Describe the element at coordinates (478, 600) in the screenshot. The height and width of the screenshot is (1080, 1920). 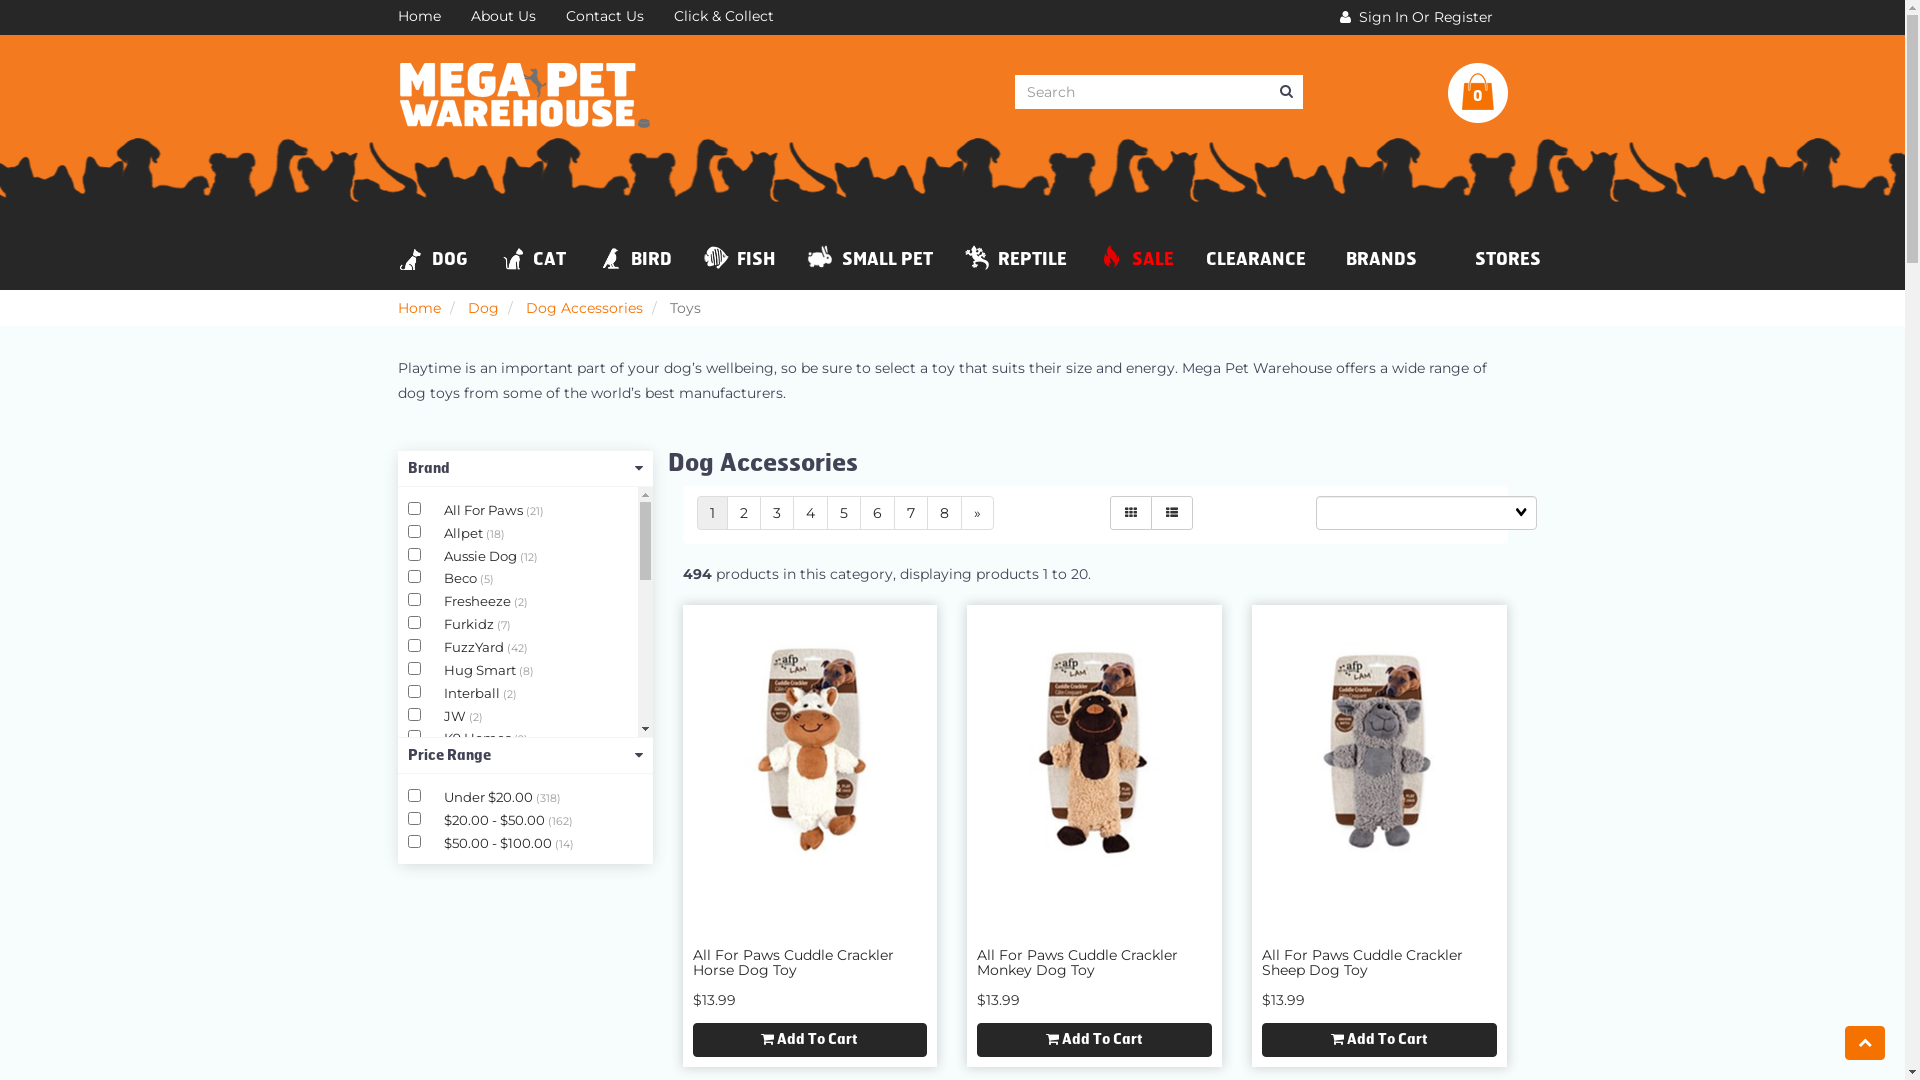
I see `'Fresheeze'` at that location.